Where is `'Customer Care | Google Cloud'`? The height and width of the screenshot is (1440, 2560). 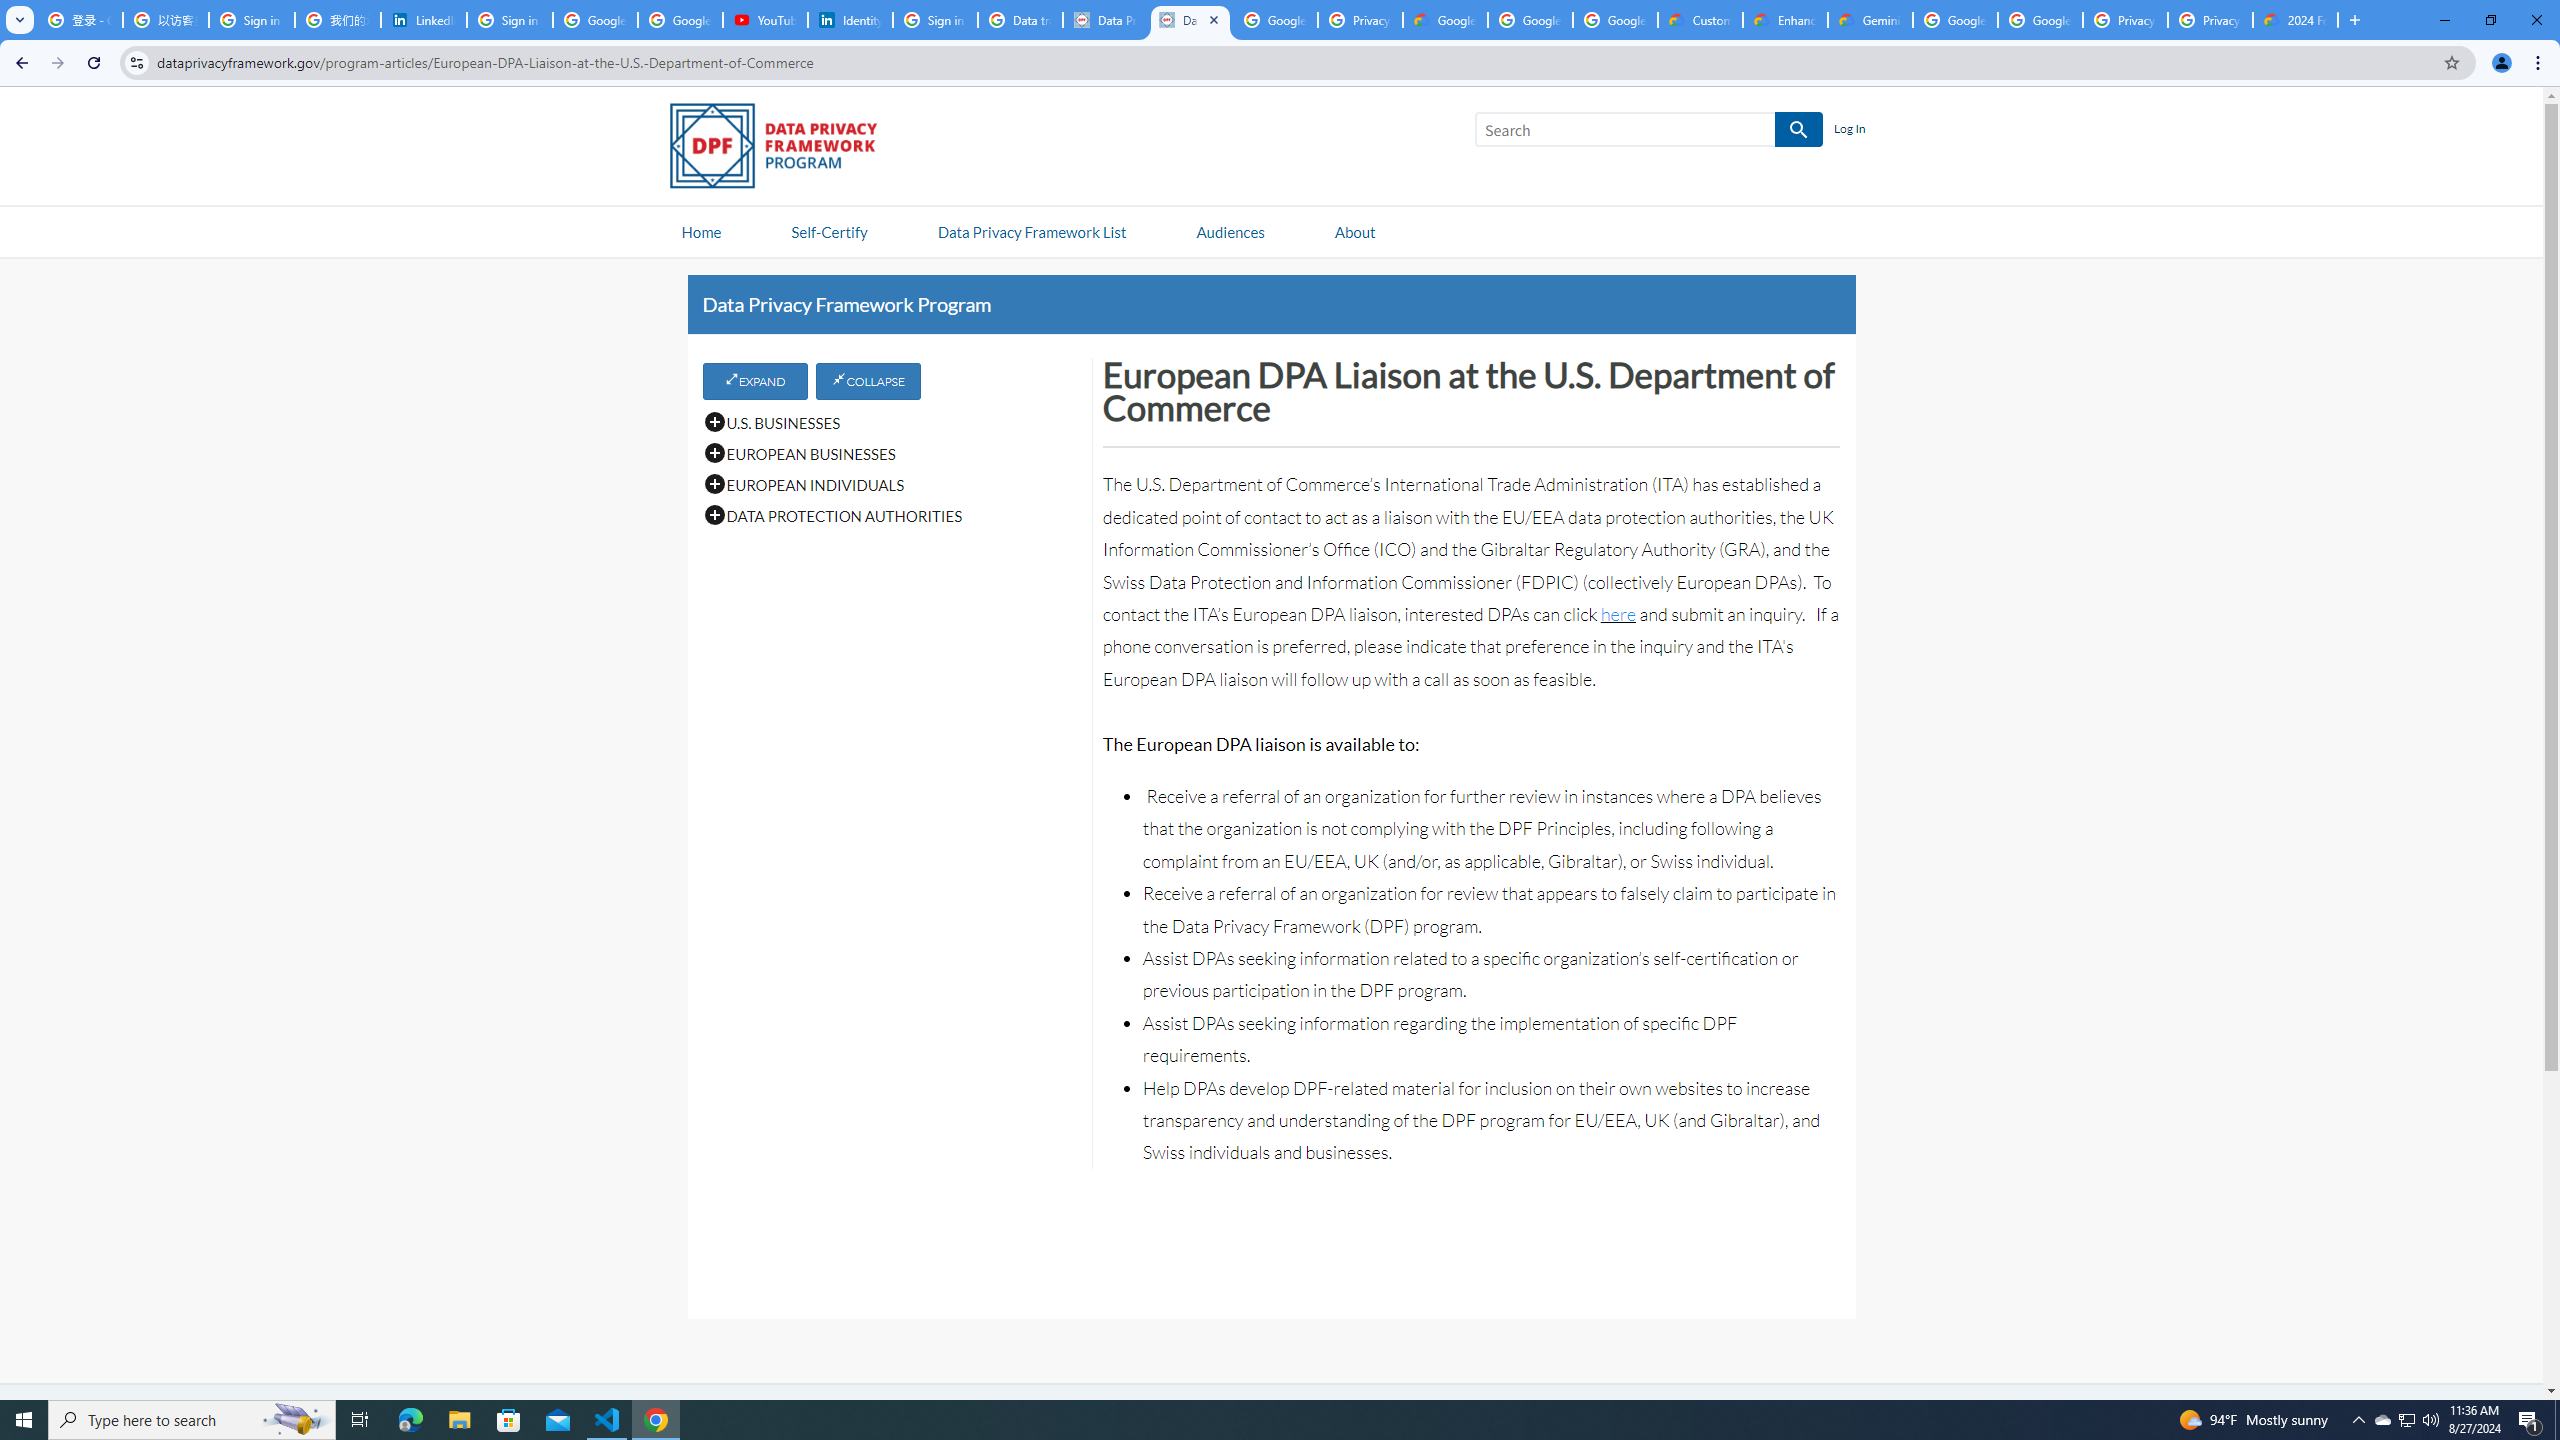
'Customer Care | Google Cloud' is located at coordinates (1699, 19).